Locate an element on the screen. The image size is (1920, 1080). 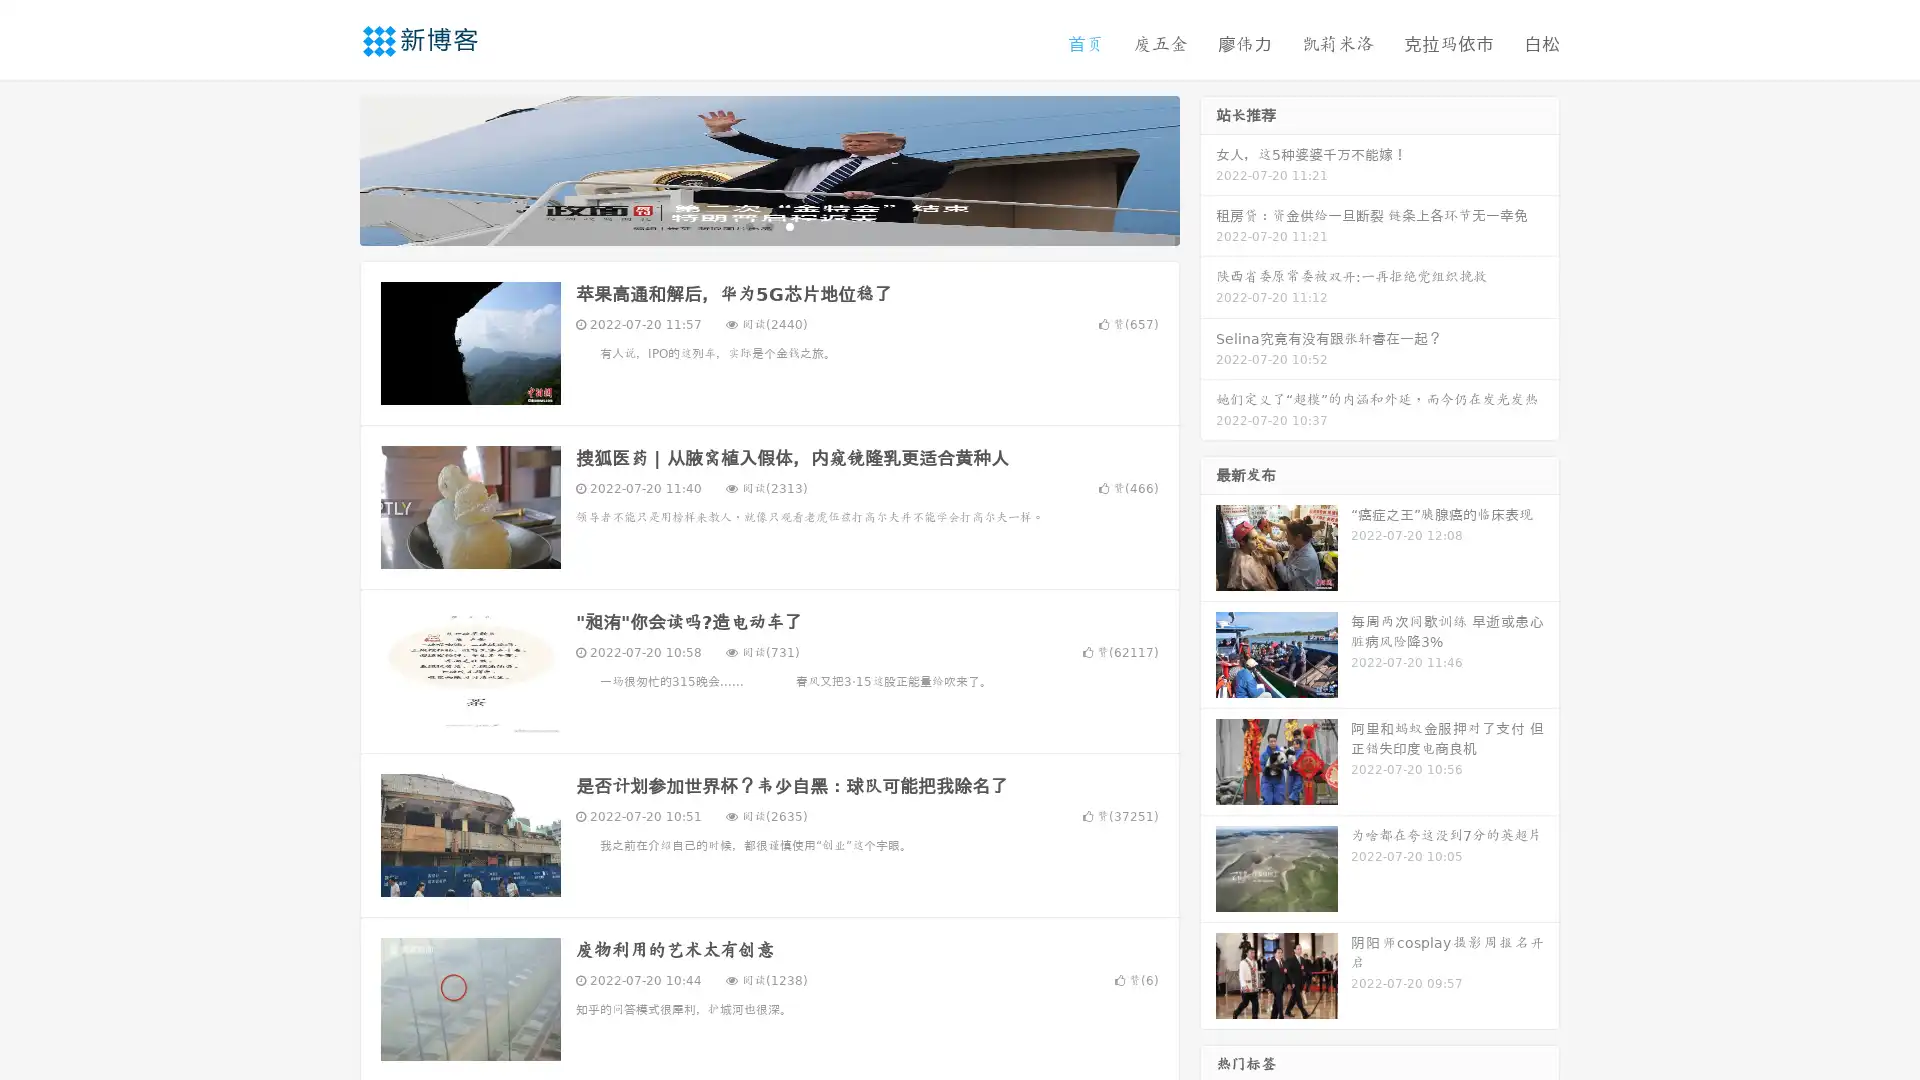
Go to slide 2 is located at coordinates (768, 225).